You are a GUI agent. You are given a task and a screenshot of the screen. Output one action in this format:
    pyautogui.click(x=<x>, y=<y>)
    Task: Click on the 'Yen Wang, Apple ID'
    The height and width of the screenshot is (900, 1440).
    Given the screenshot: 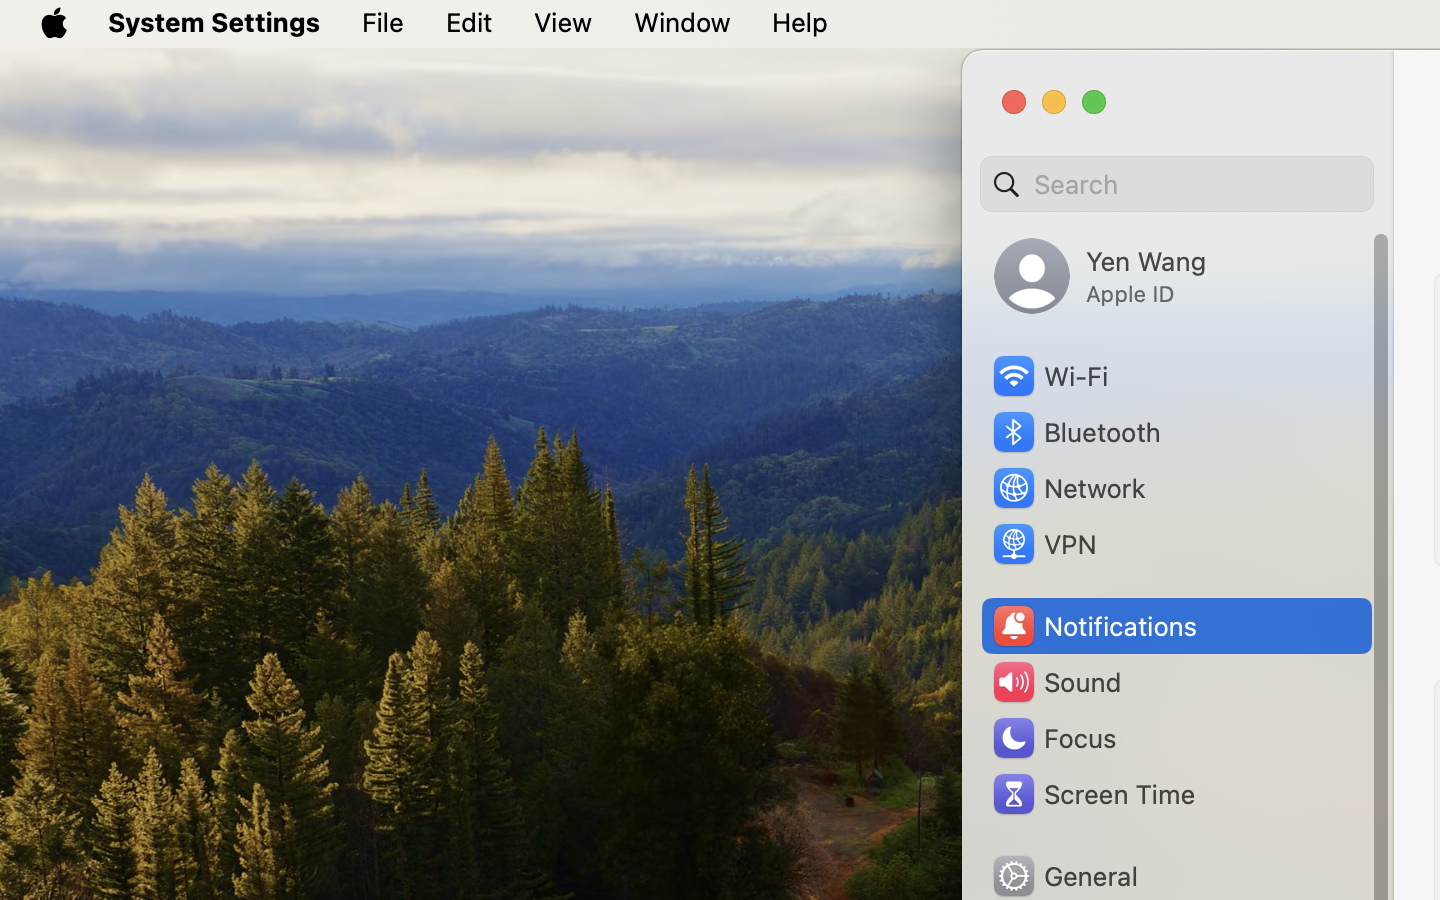 What is the action you would take?
    pyautogui.click(x=1099, y=275)
    